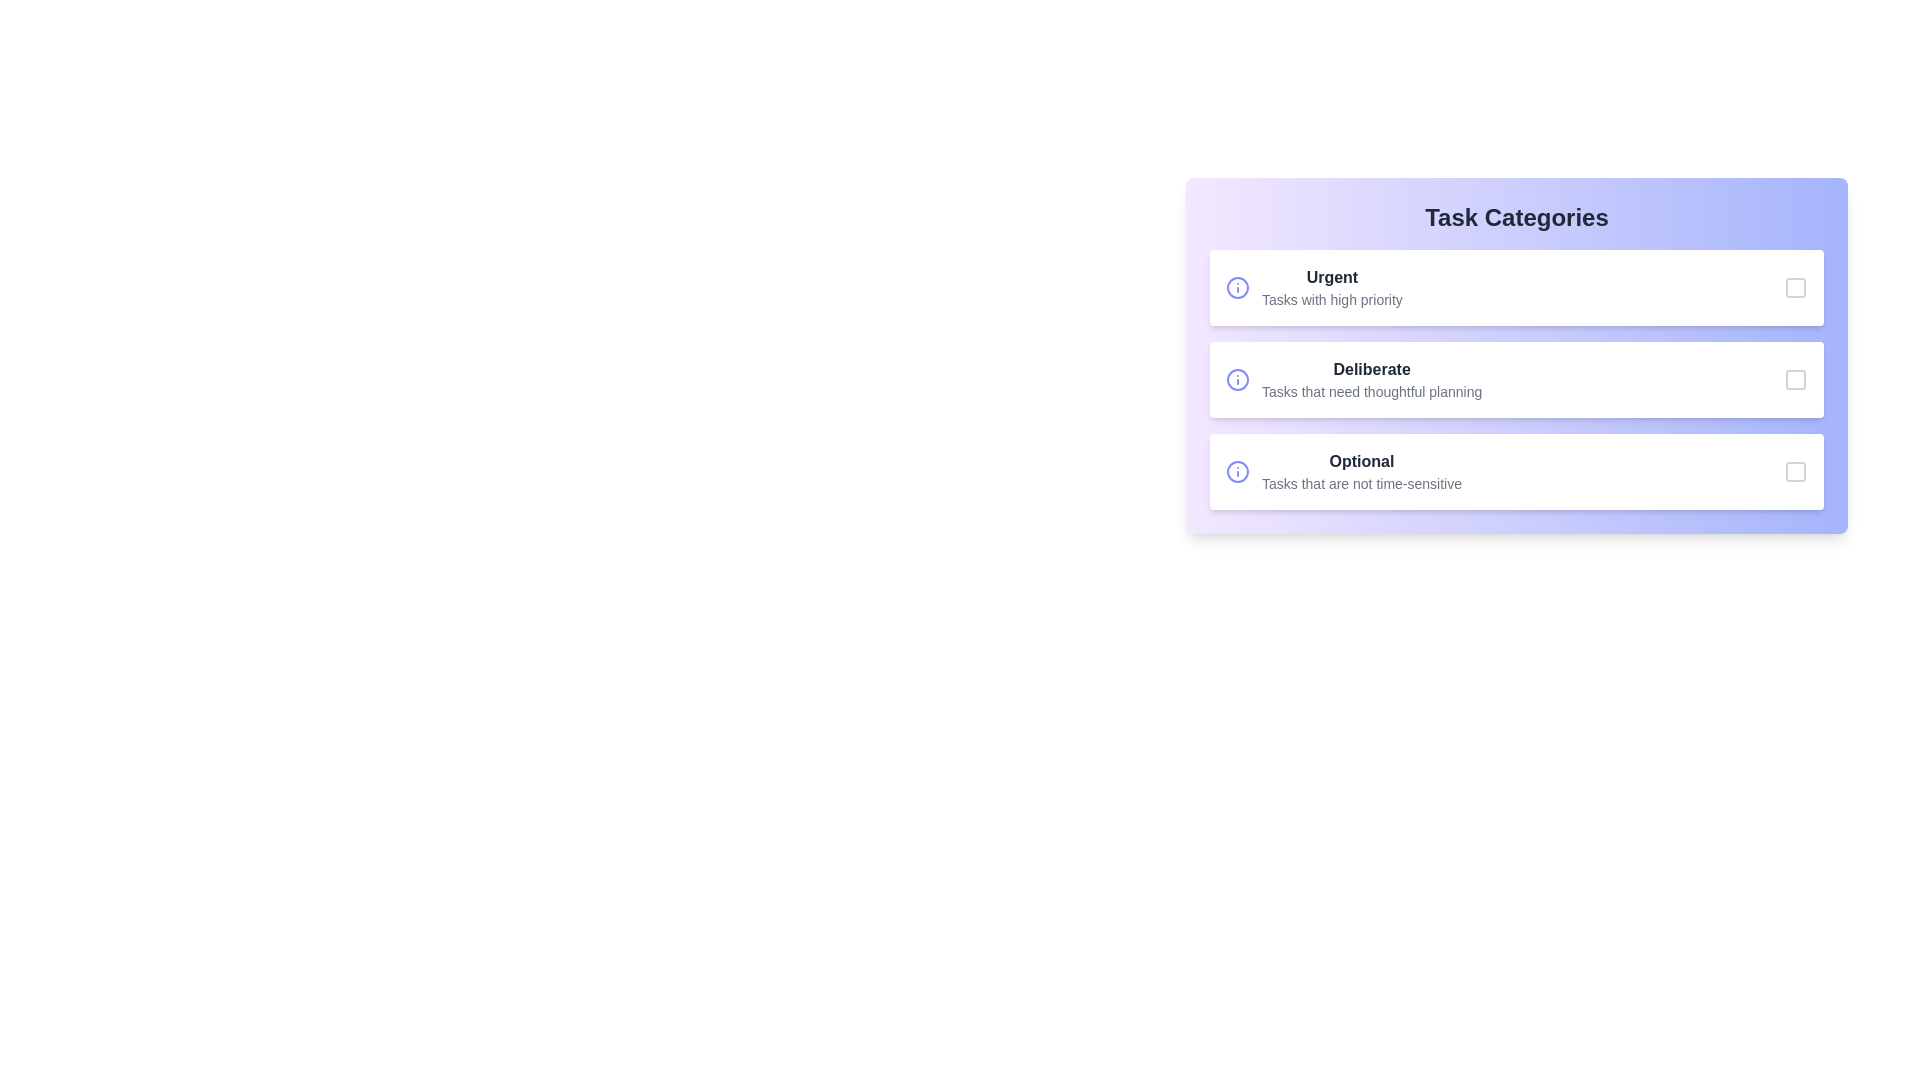  I want to click on the 'Task Categories' header to focus on the component, so click(1516, 218).